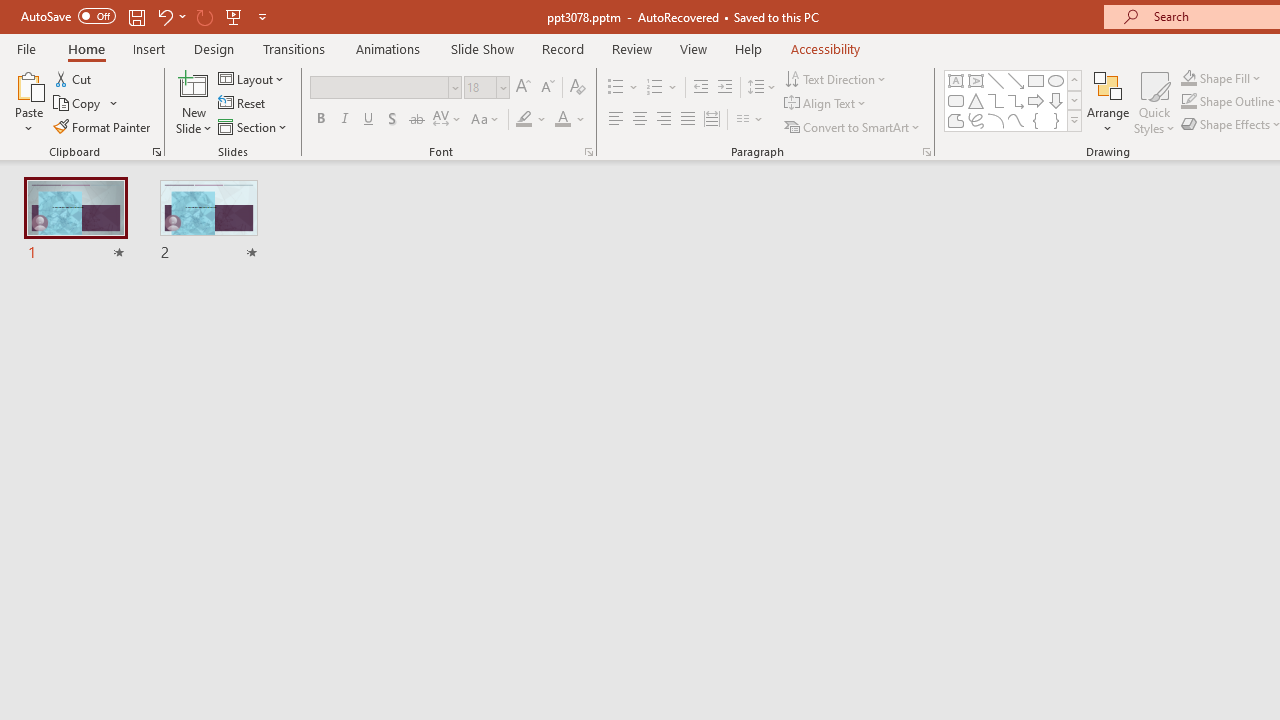  I want to click on 'Font Size', so click(480, 86).